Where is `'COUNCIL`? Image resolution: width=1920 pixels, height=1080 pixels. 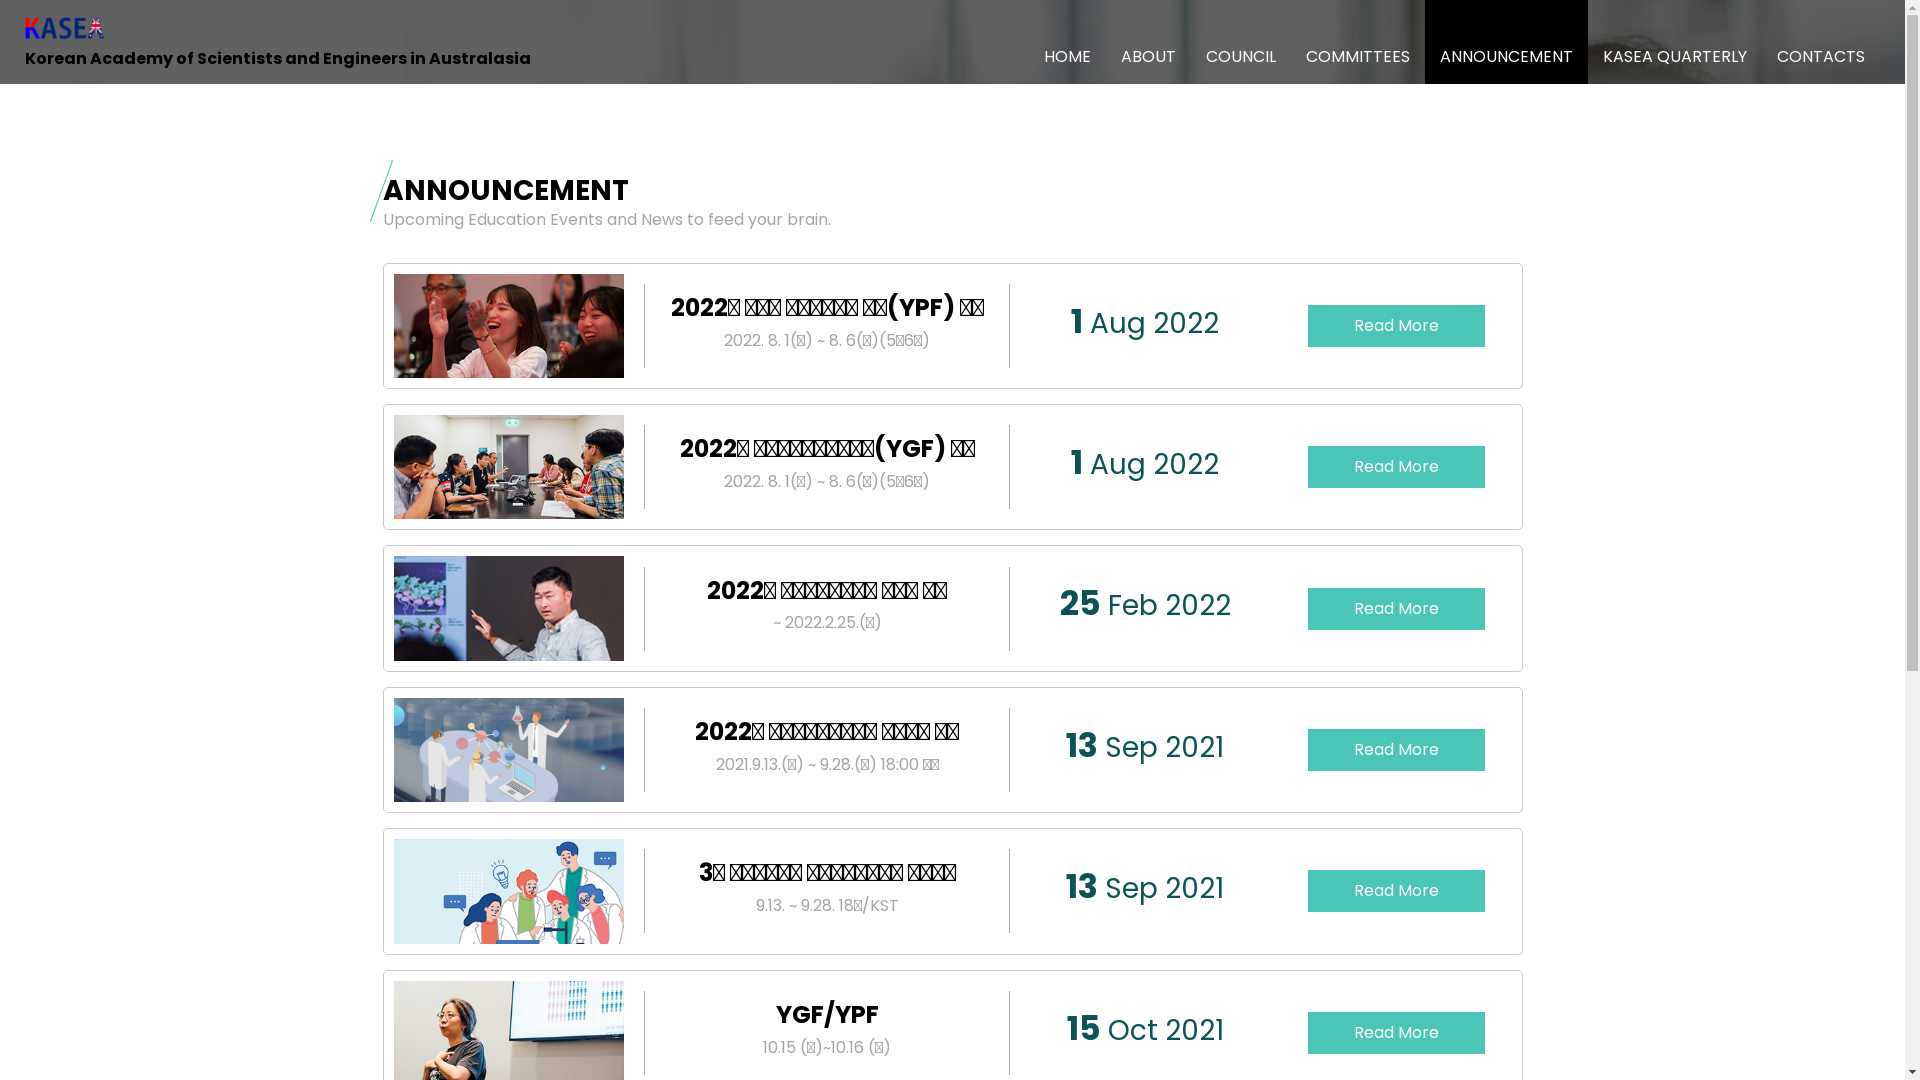 'COUNCIL is located at coordinates (1240, 42).